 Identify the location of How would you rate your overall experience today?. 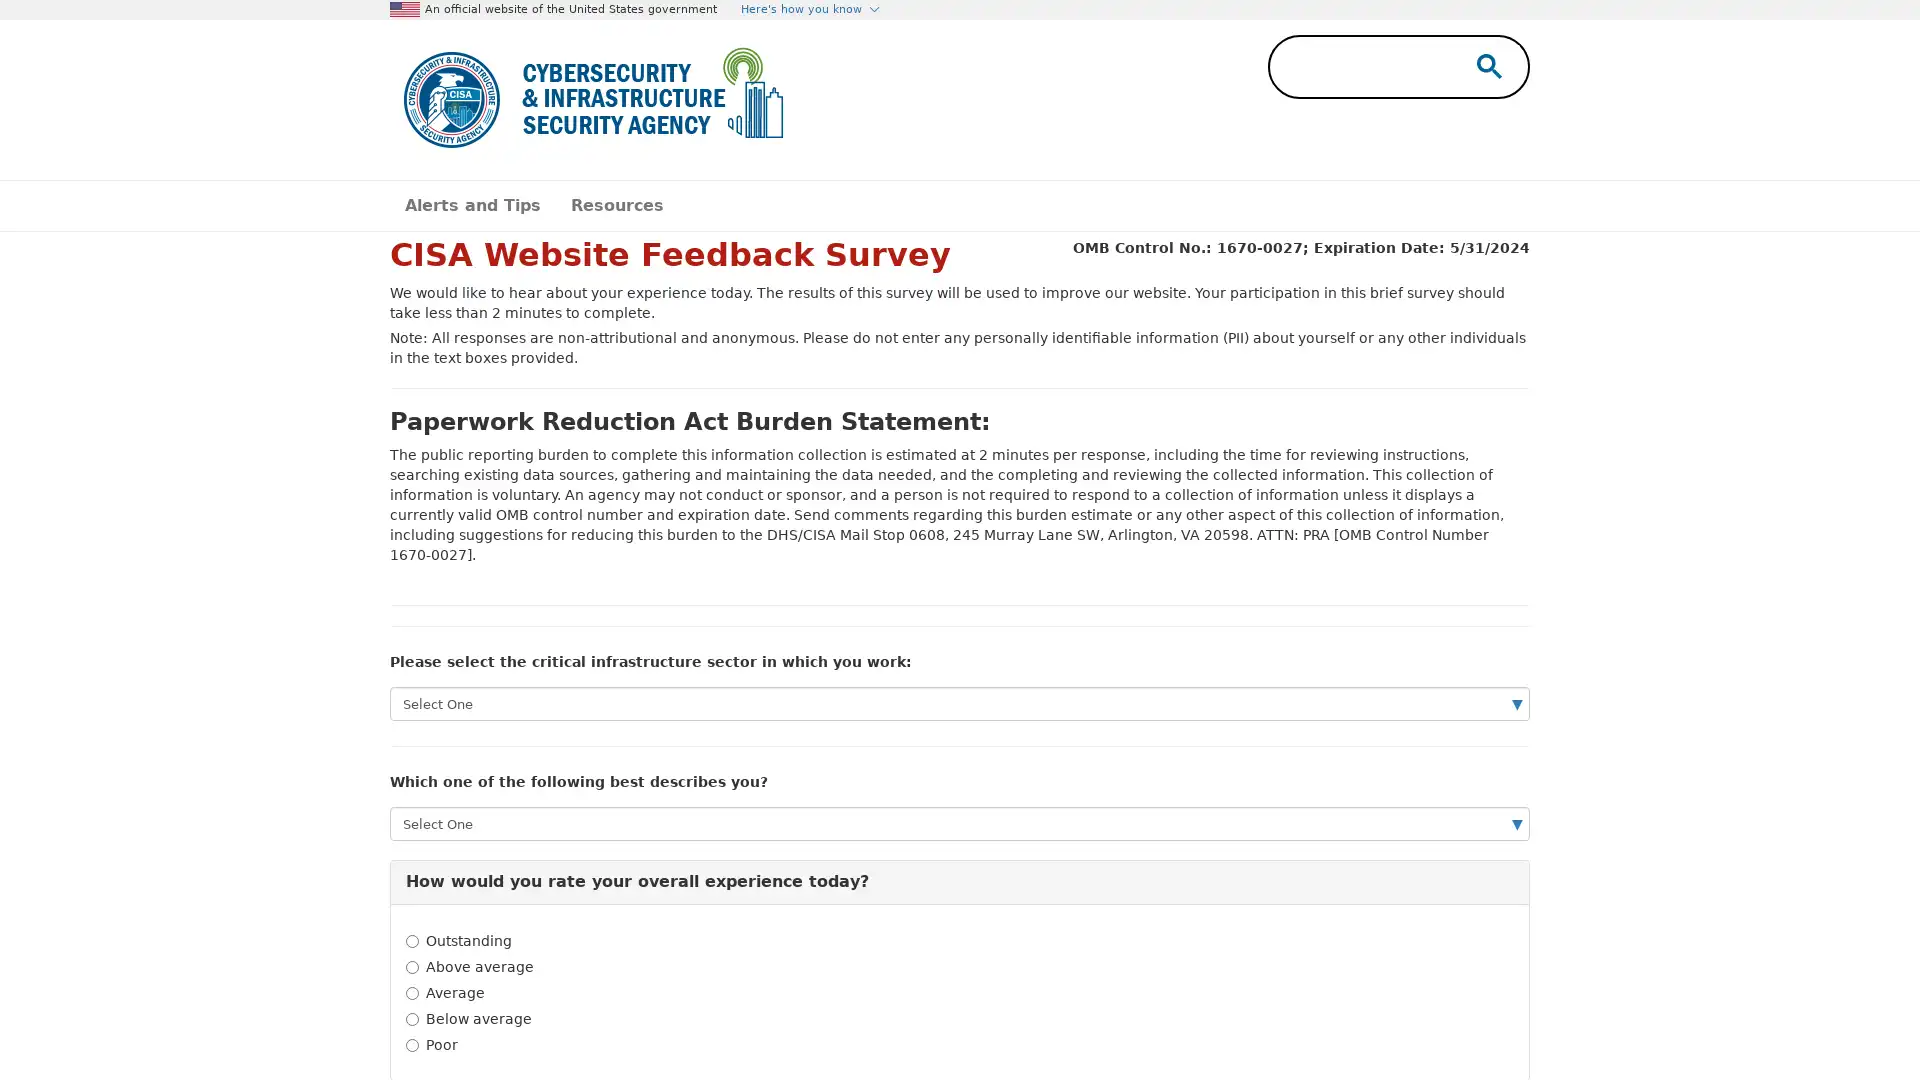
(960, 881).